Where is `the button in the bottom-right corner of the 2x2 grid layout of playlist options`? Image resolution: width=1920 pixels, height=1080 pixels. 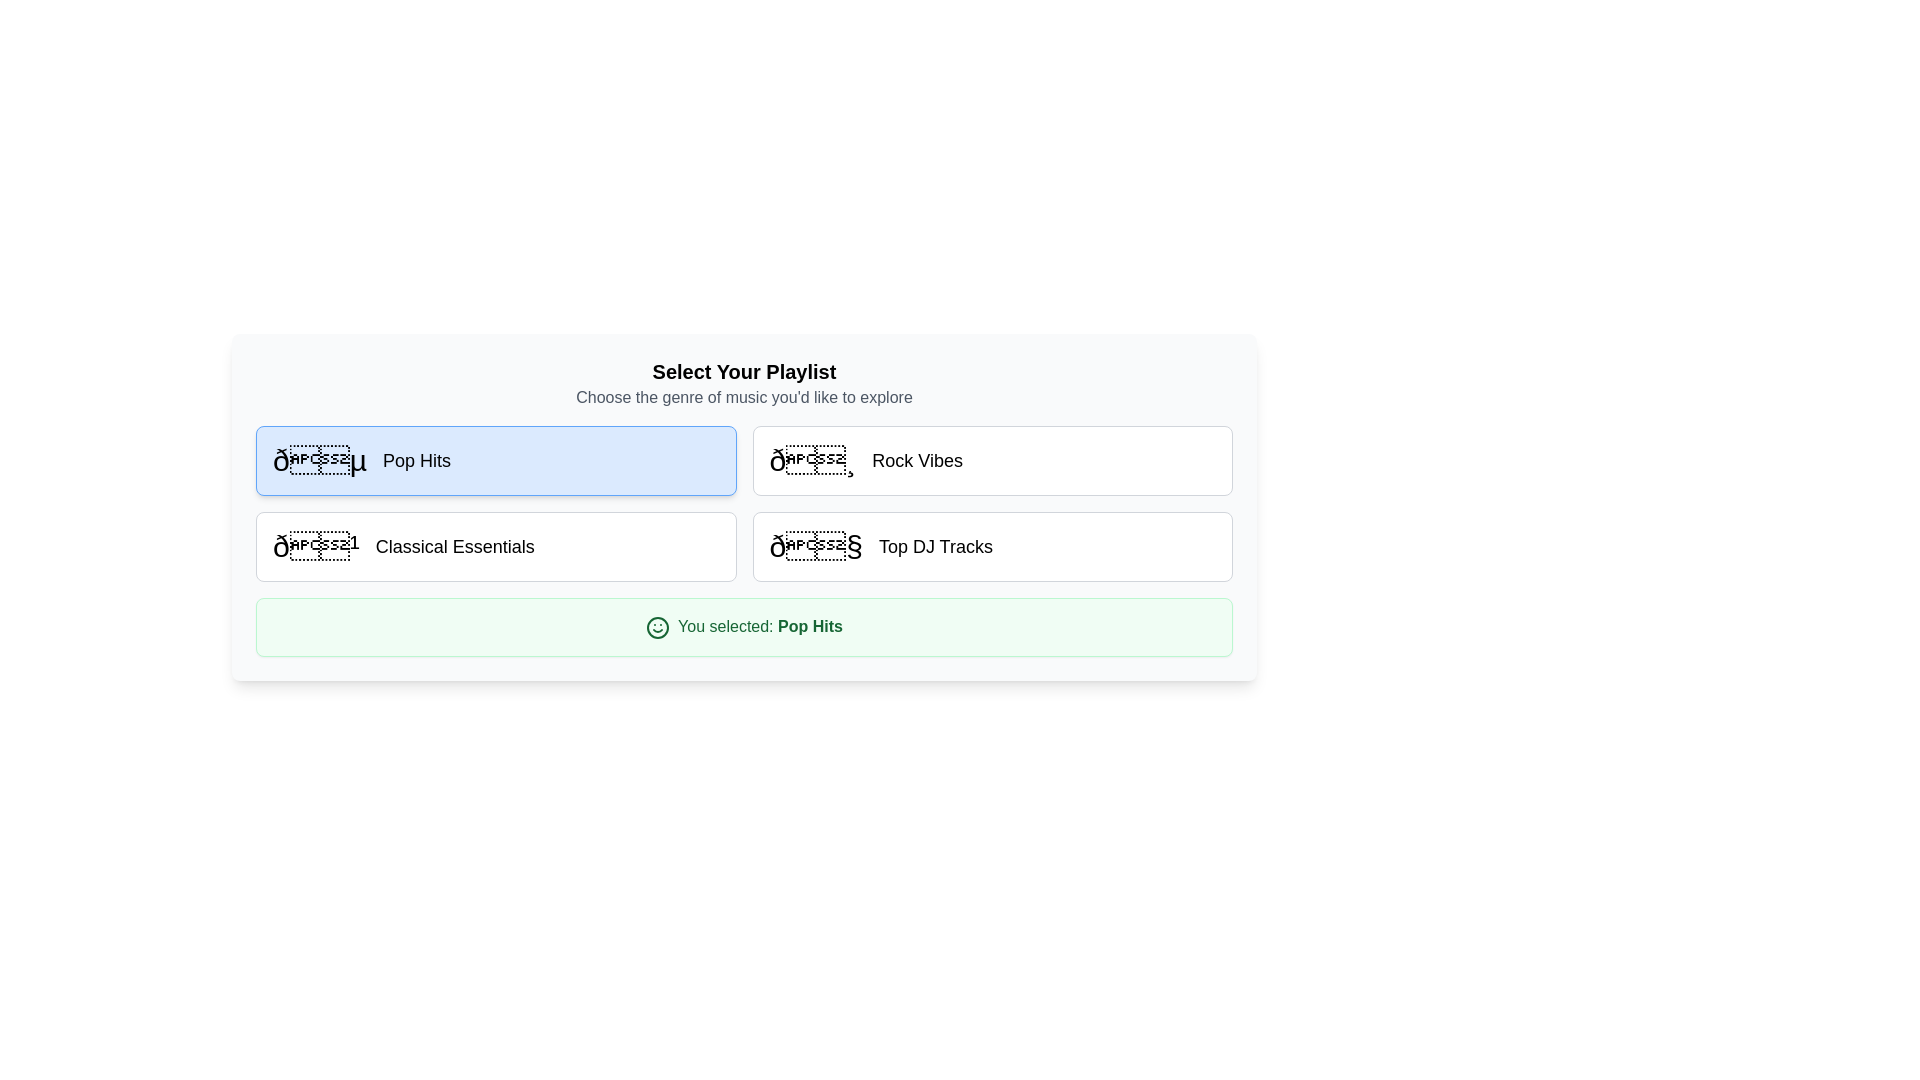 the button in the bottom-right corner of the 2x2 grid layout of playlist options is located at coordinates (992, 547).